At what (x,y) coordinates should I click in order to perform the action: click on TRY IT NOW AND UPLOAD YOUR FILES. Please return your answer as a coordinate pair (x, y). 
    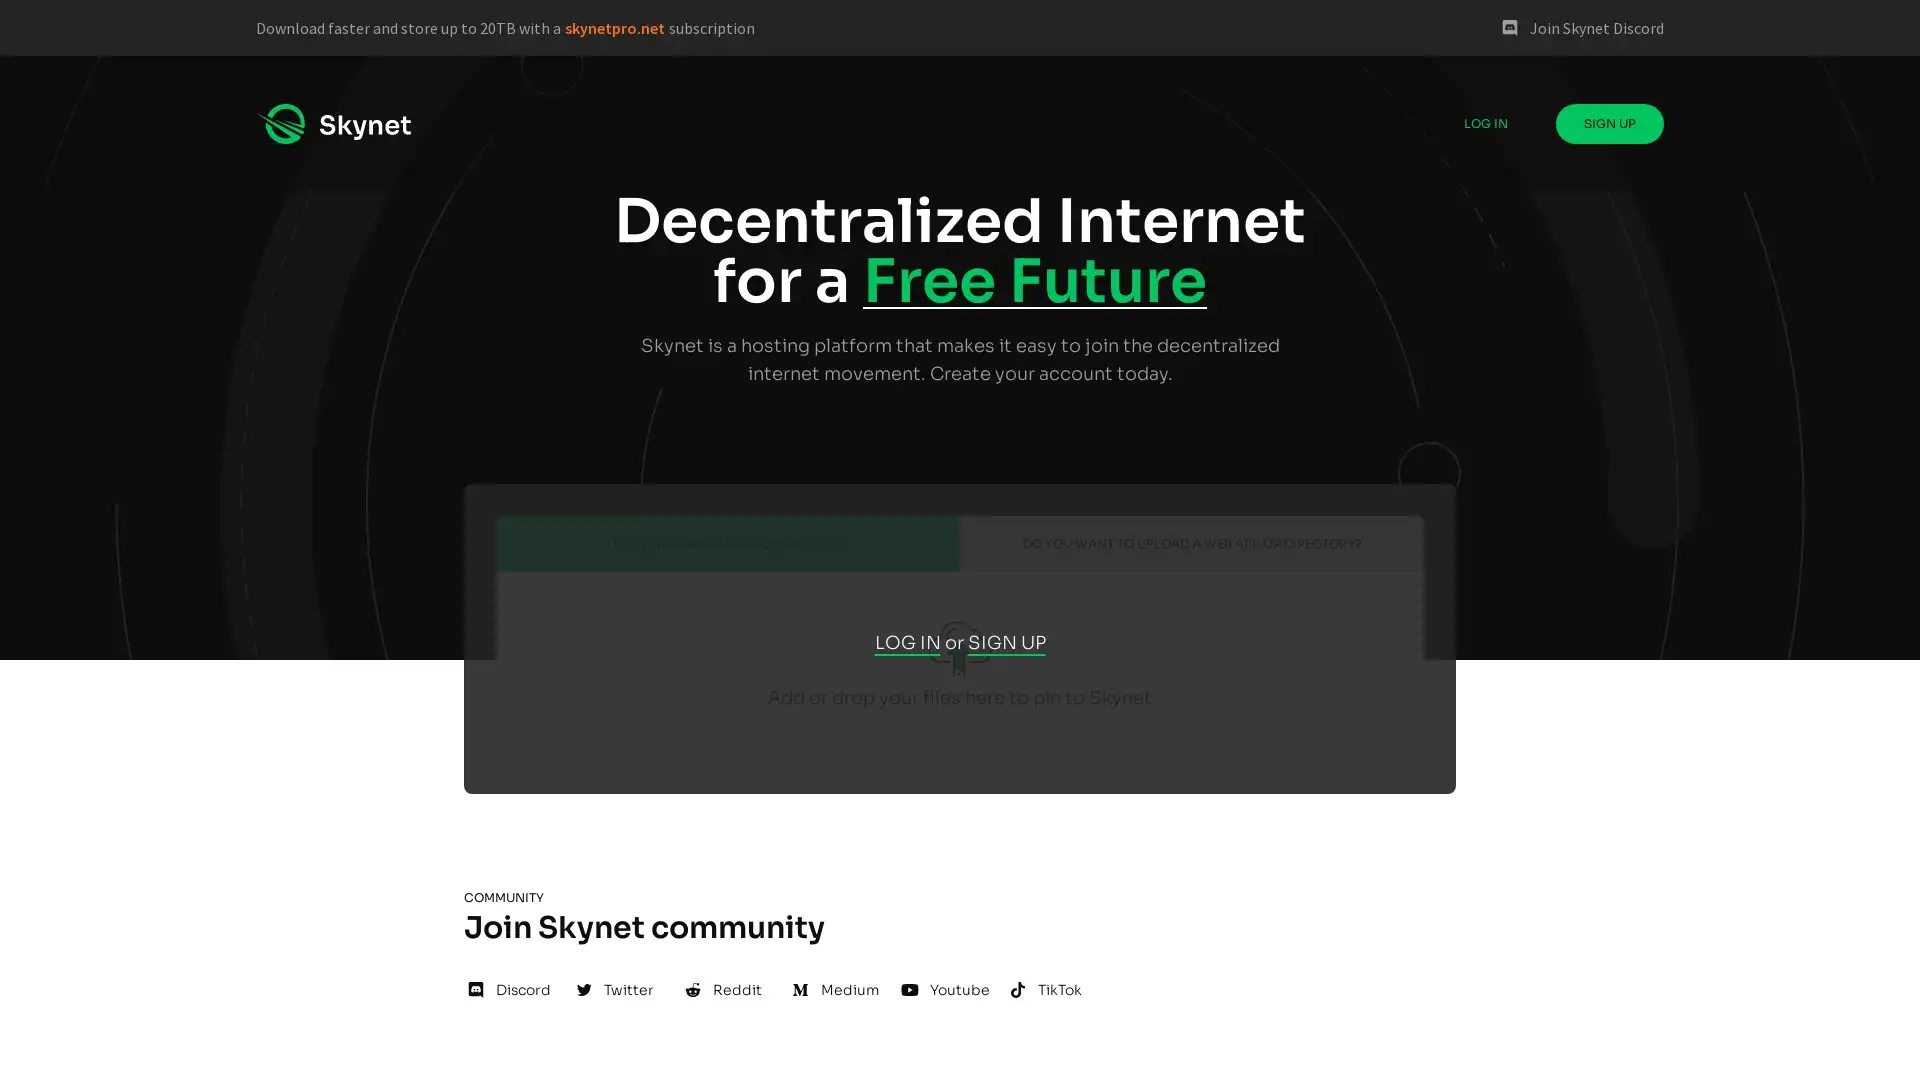
    Looking at the image, I should click on (727, 543).